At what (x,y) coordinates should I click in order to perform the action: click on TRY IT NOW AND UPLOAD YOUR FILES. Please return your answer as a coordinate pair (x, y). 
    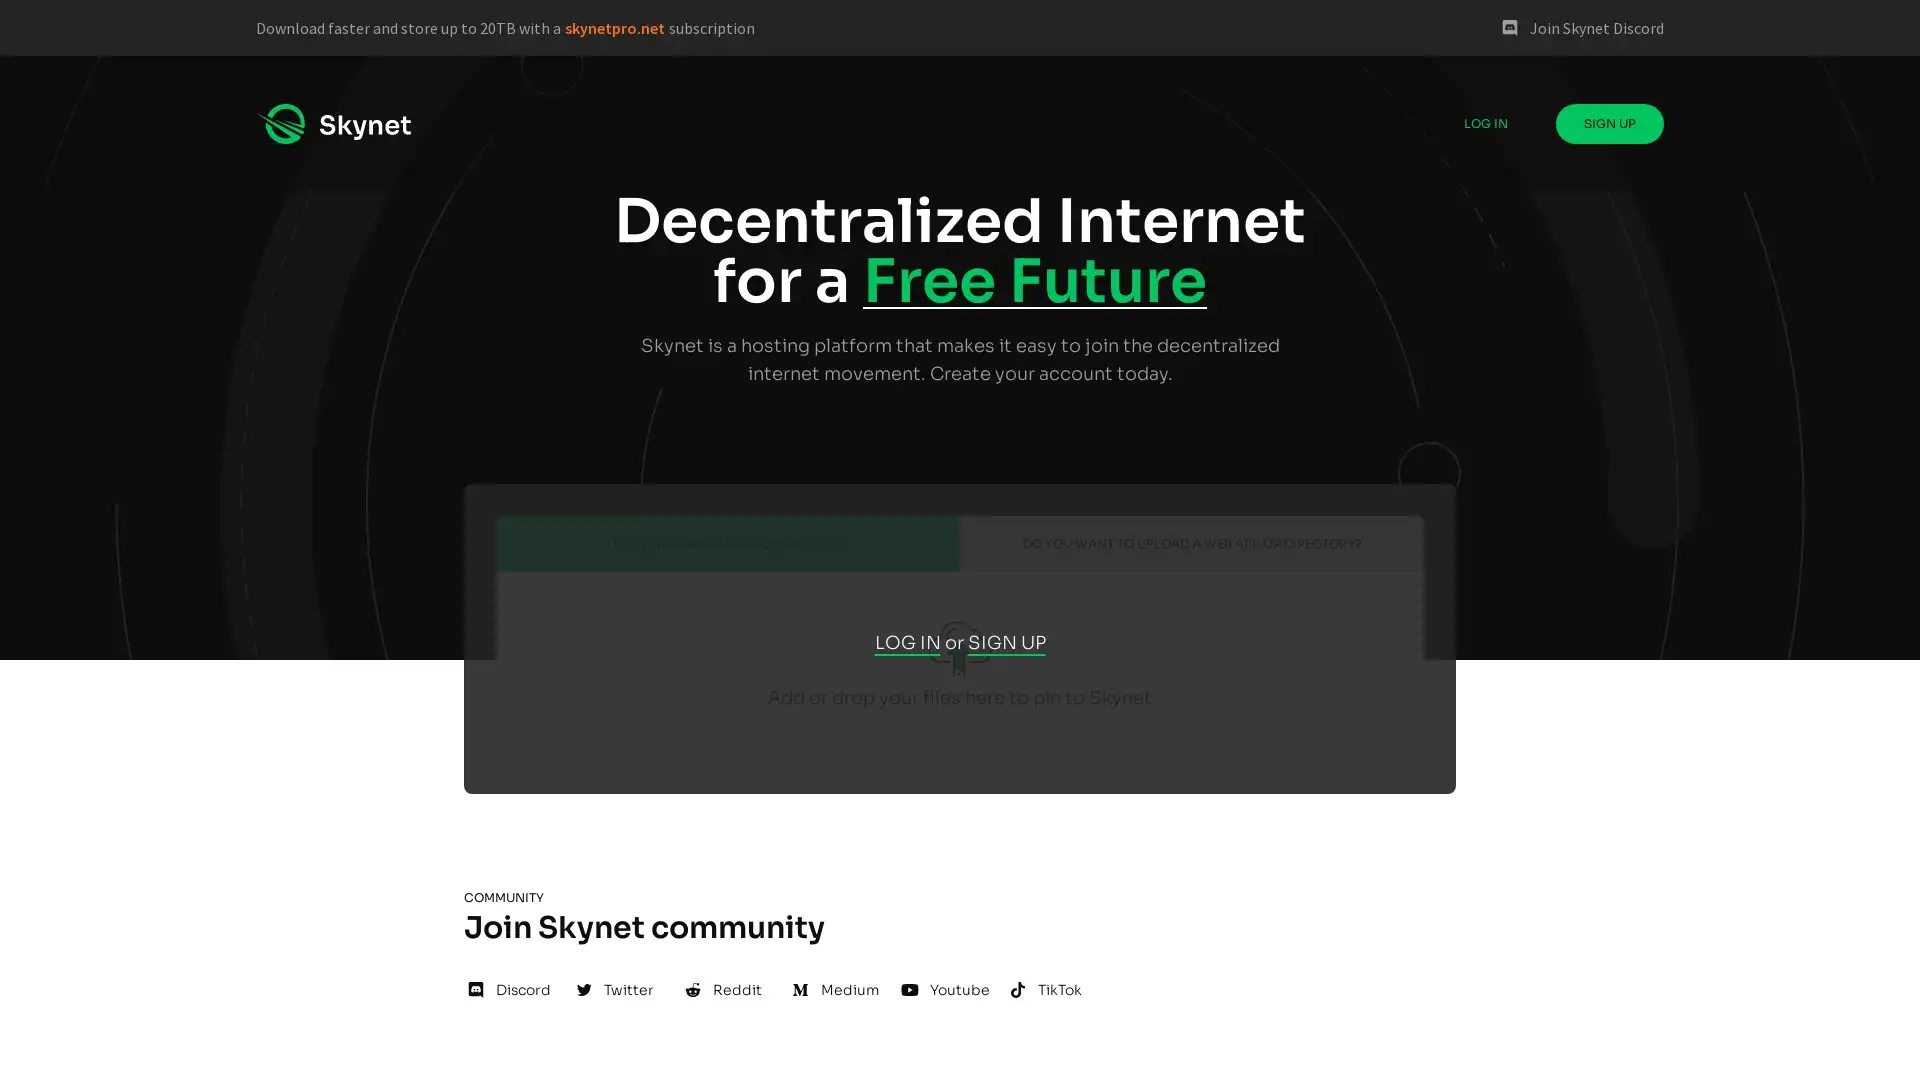
    Looking at the image, I should click on (727, 543).